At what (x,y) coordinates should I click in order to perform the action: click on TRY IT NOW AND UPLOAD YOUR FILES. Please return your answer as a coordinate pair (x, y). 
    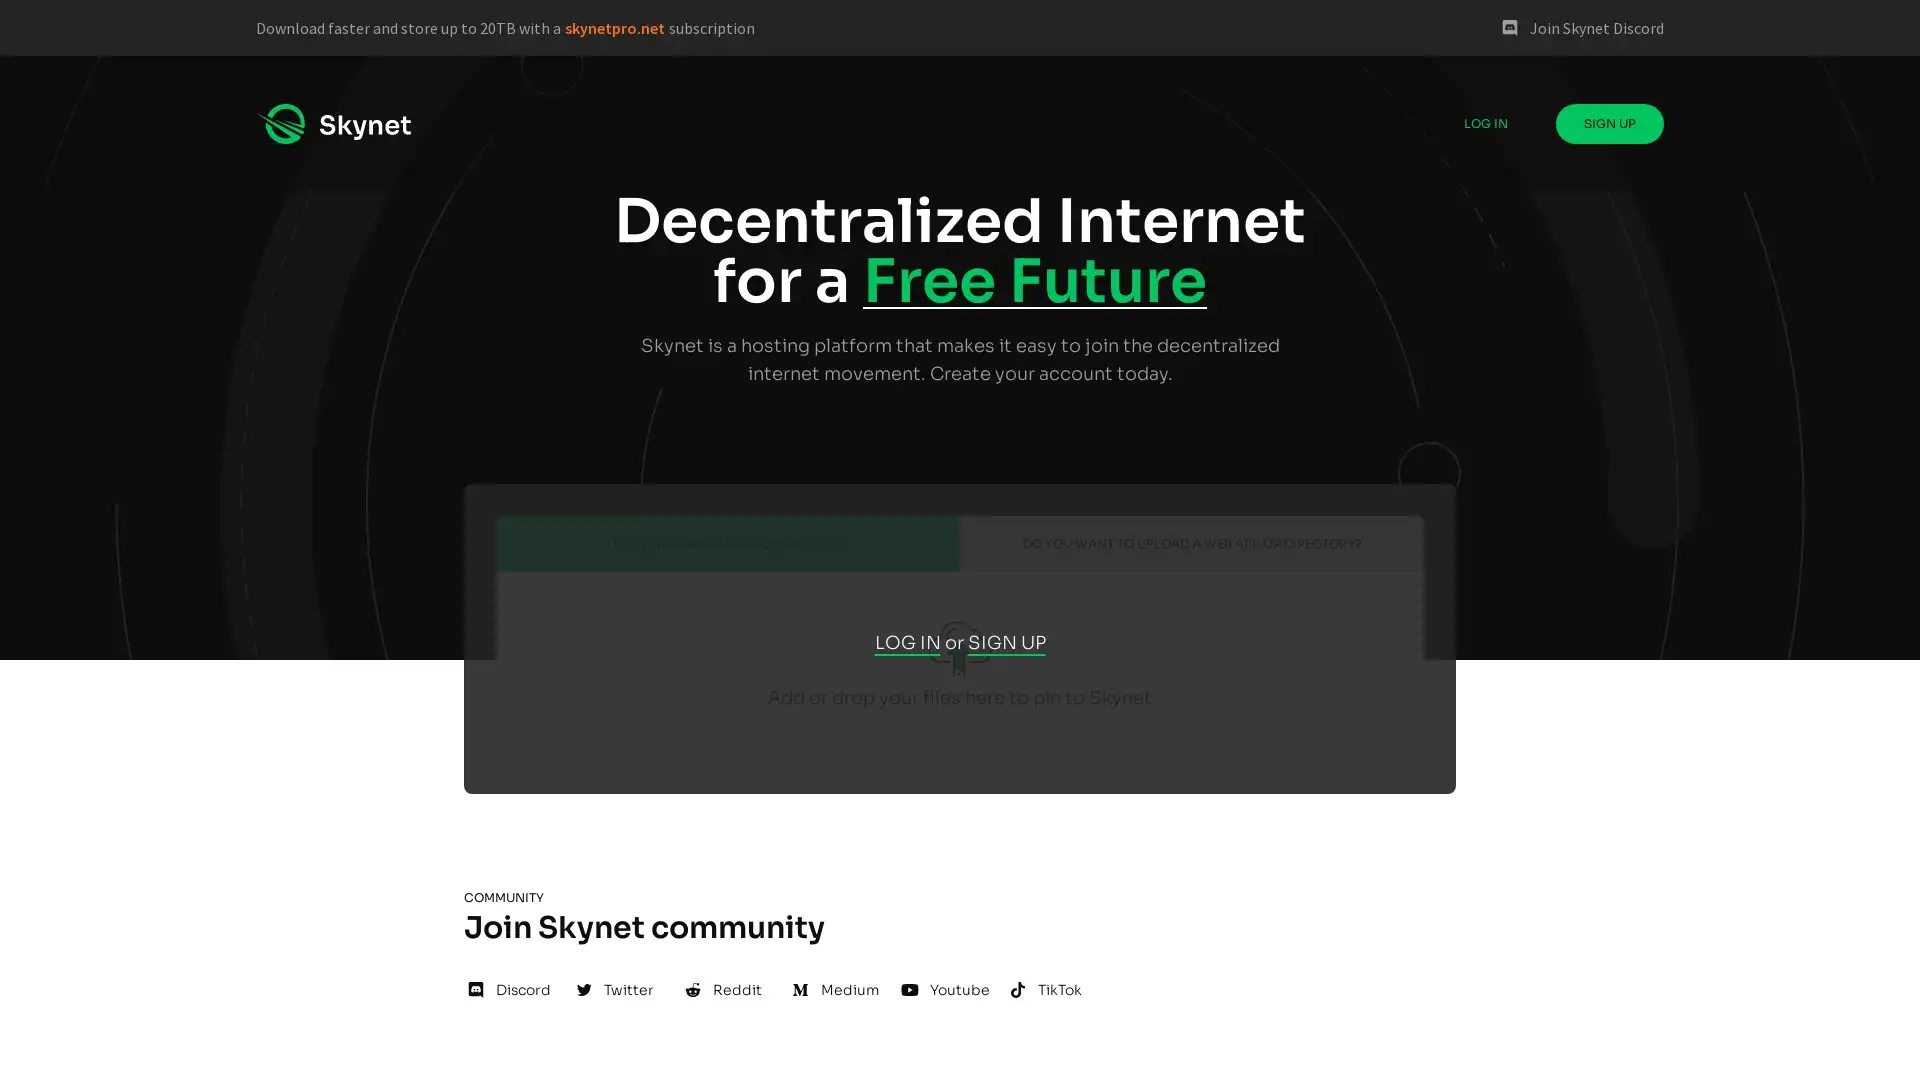
    Looking at the image, I should click on (727, 543).